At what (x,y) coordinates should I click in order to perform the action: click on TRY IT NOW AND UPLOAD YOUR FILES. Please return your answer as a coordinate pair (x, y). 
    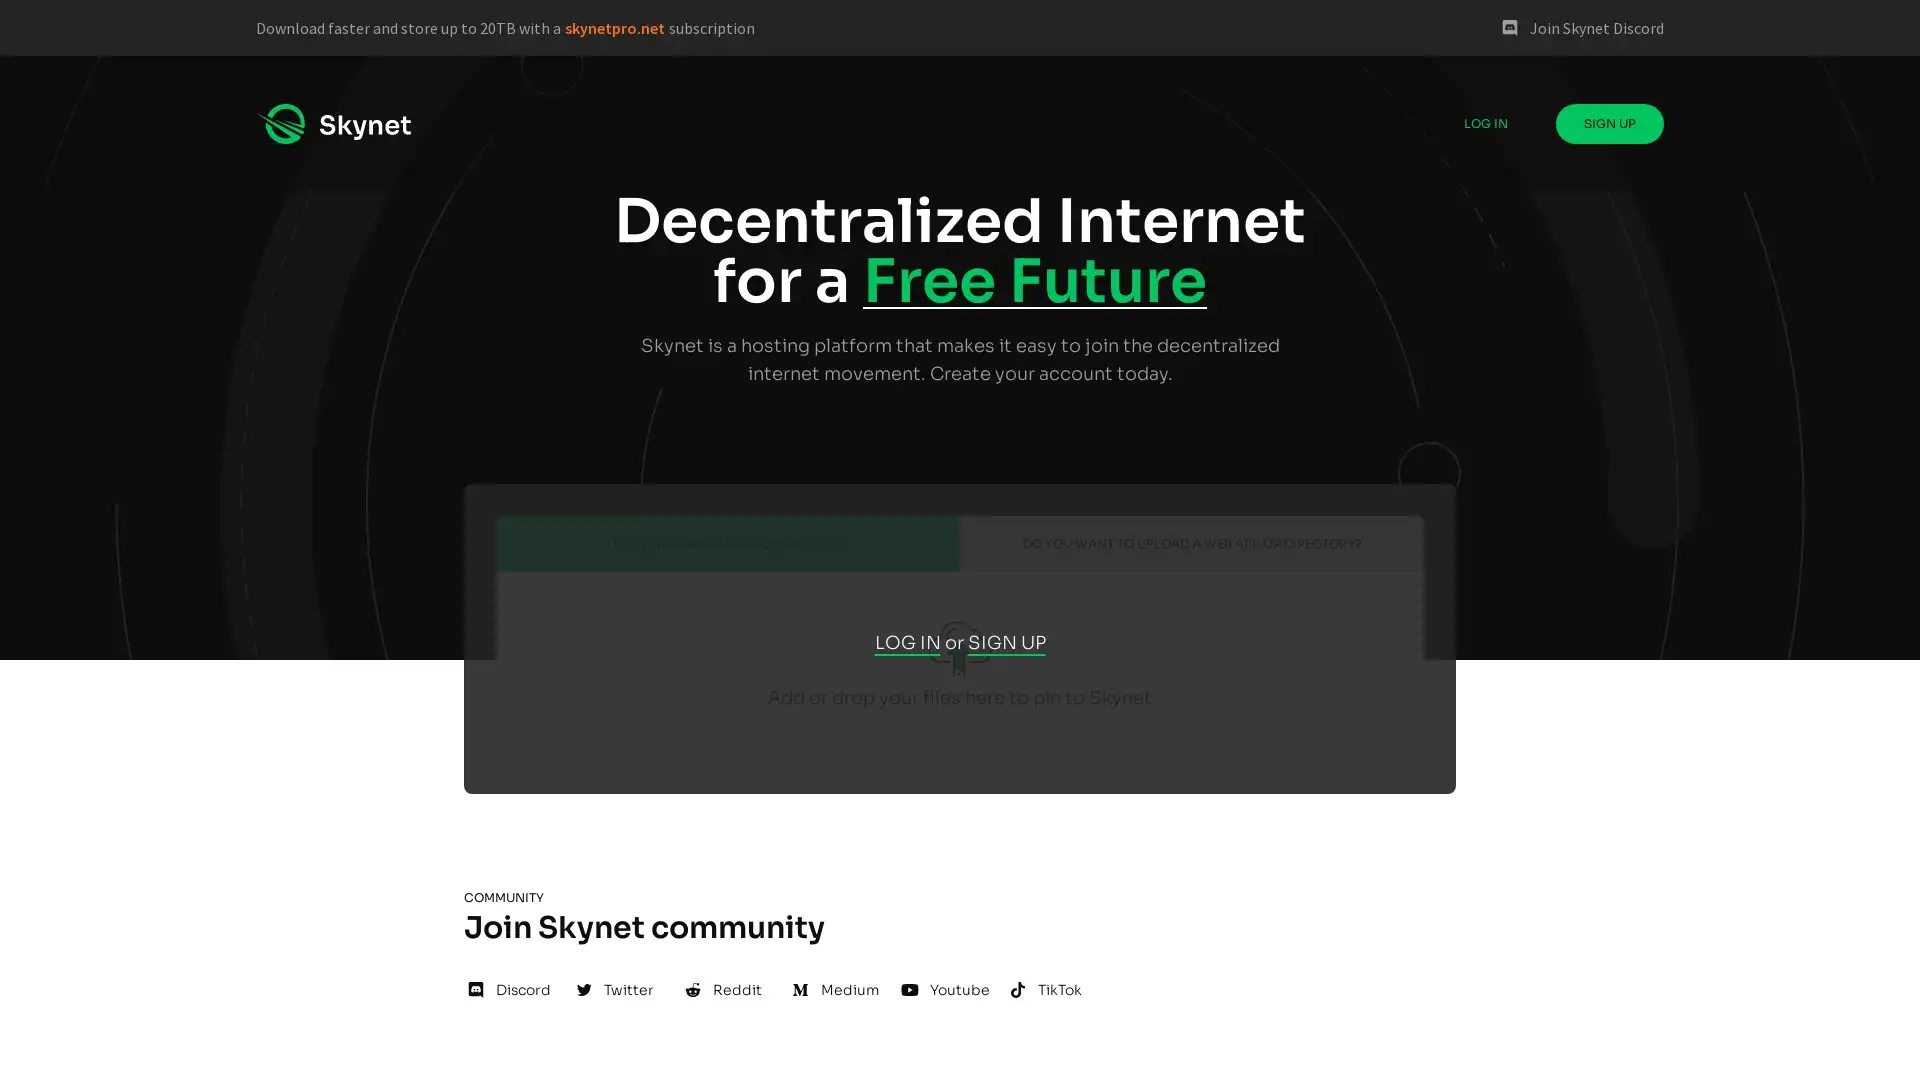
    Looking at the image, I should click on (727, 543).